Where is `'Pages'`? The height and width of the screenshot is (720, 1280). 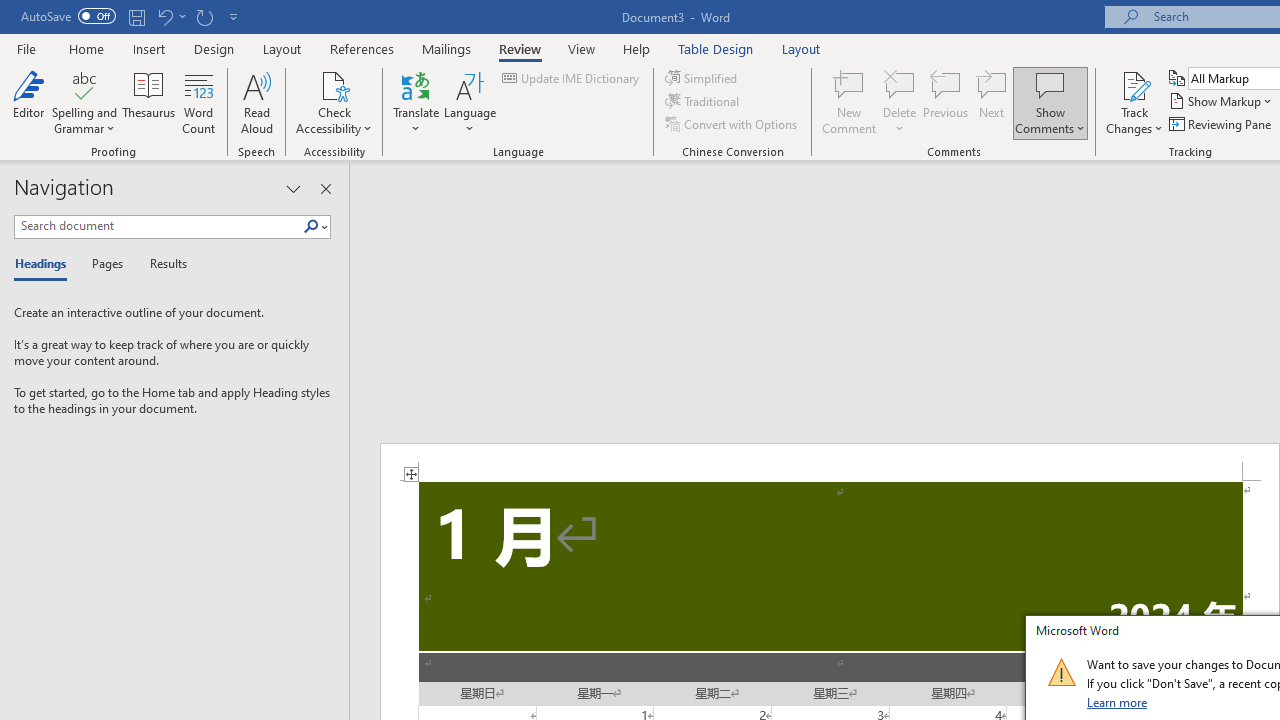 'Pages' is located at coordinates (104, 264).